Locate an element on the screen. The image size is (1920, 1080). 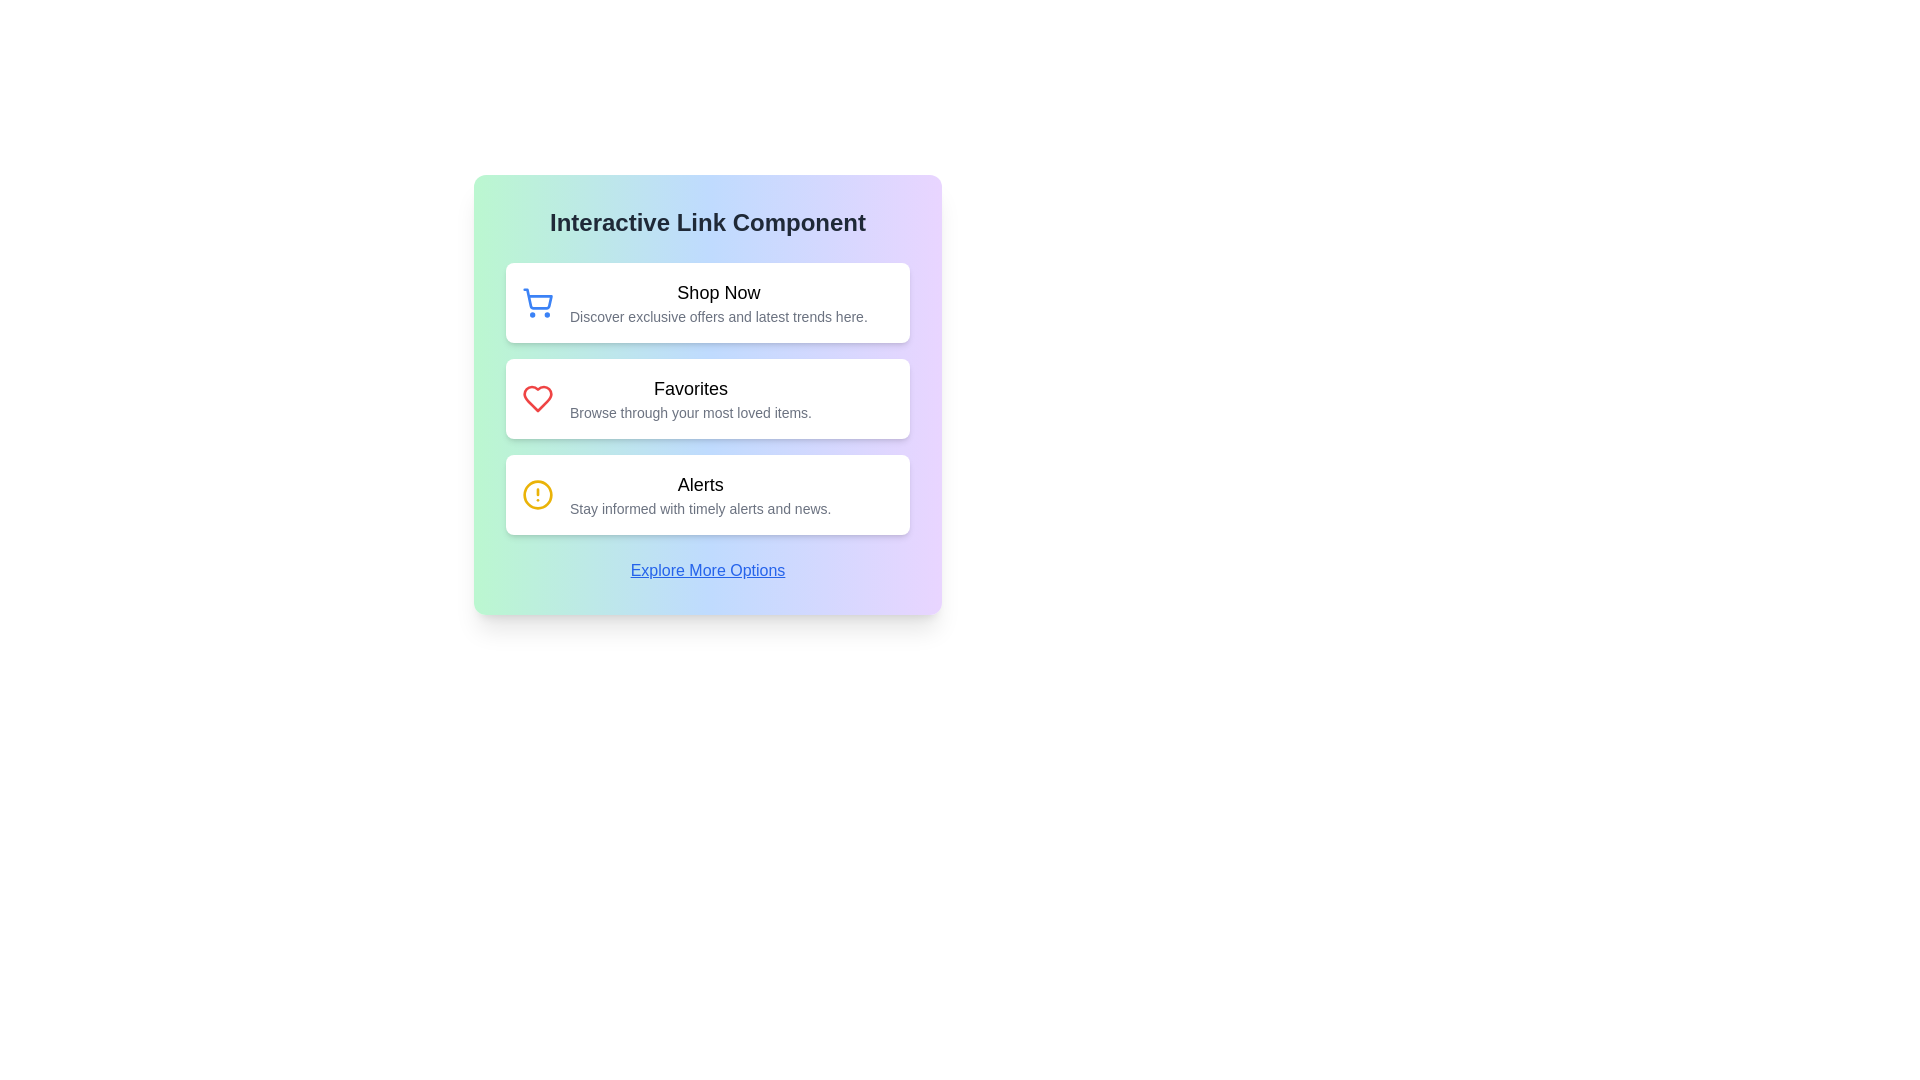
the text label that provides supplementary information about the 'Alerts' feature, located in the lower section of the 'Alerts' card, under the title 'Alerts' is located at coordinates (700, 508).